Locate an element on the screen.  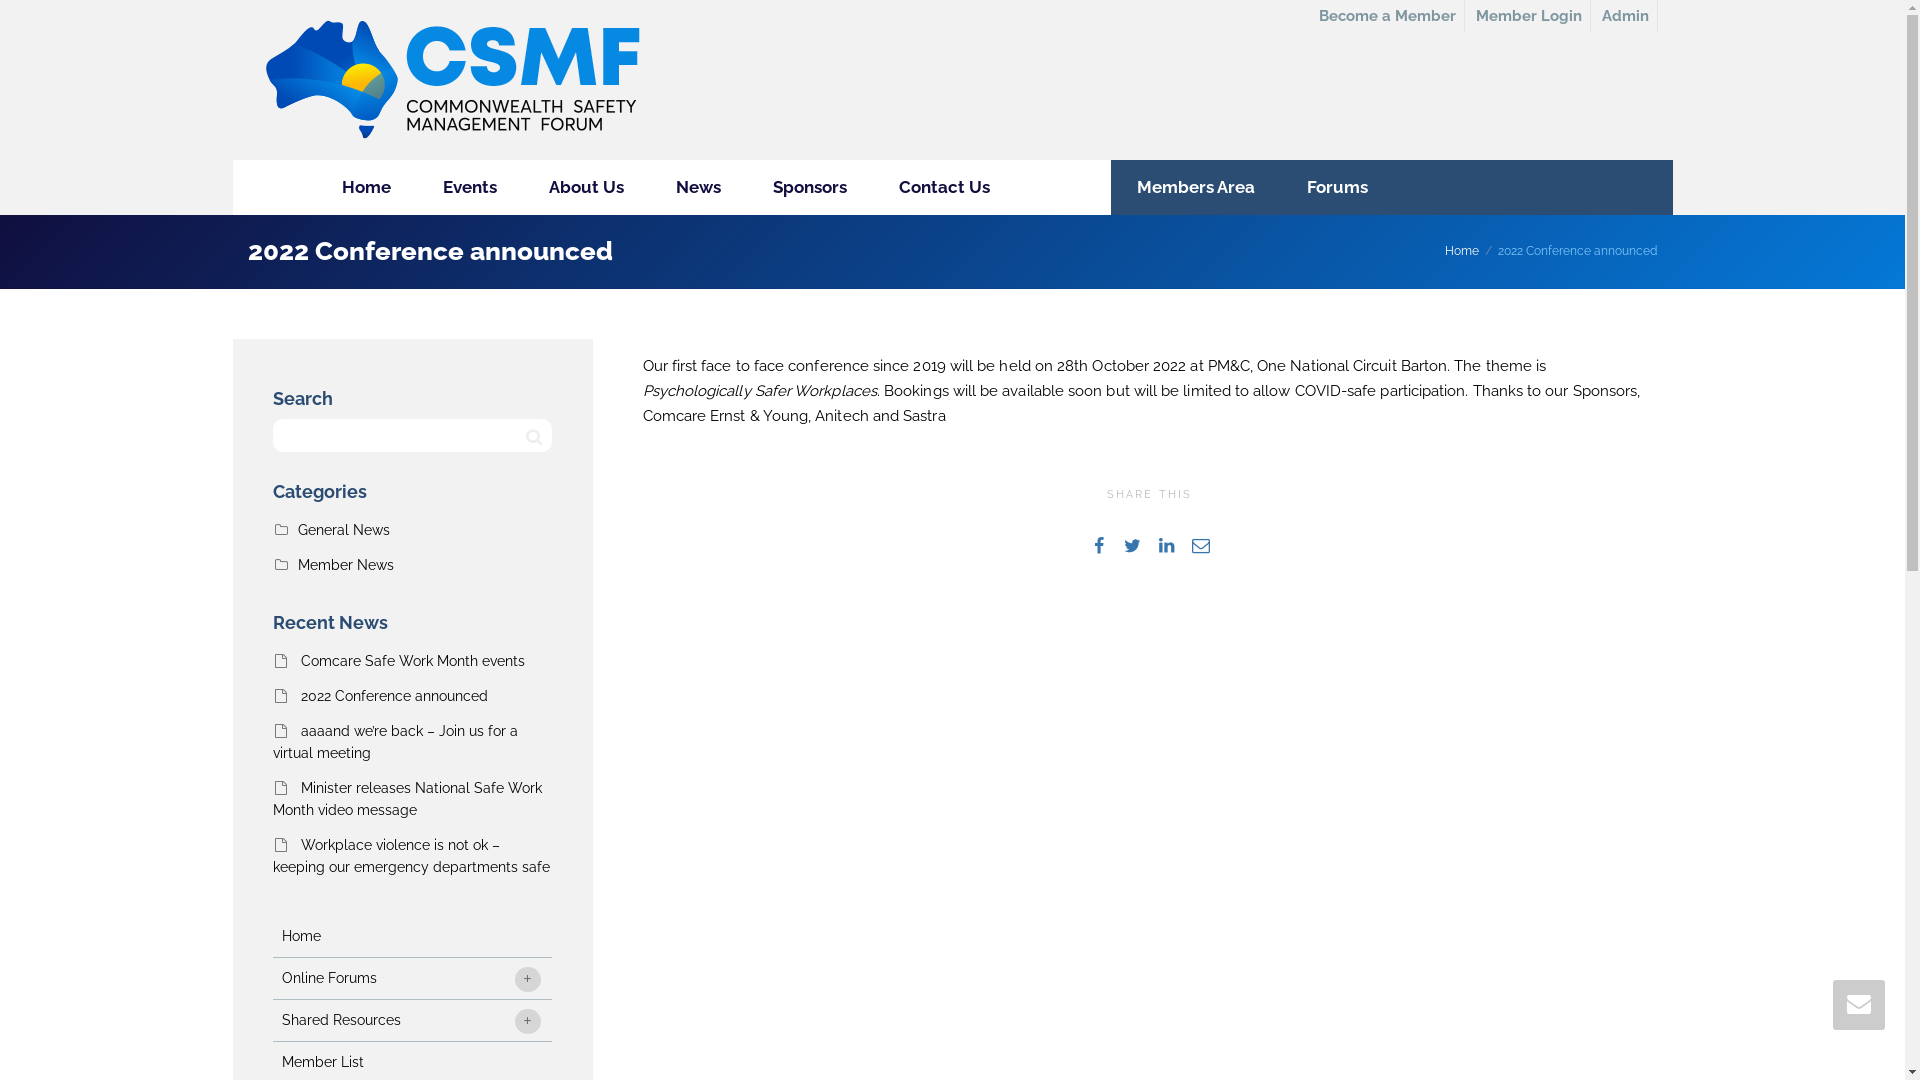
'2022 Conference announced' is located at coordinates (298, 694).